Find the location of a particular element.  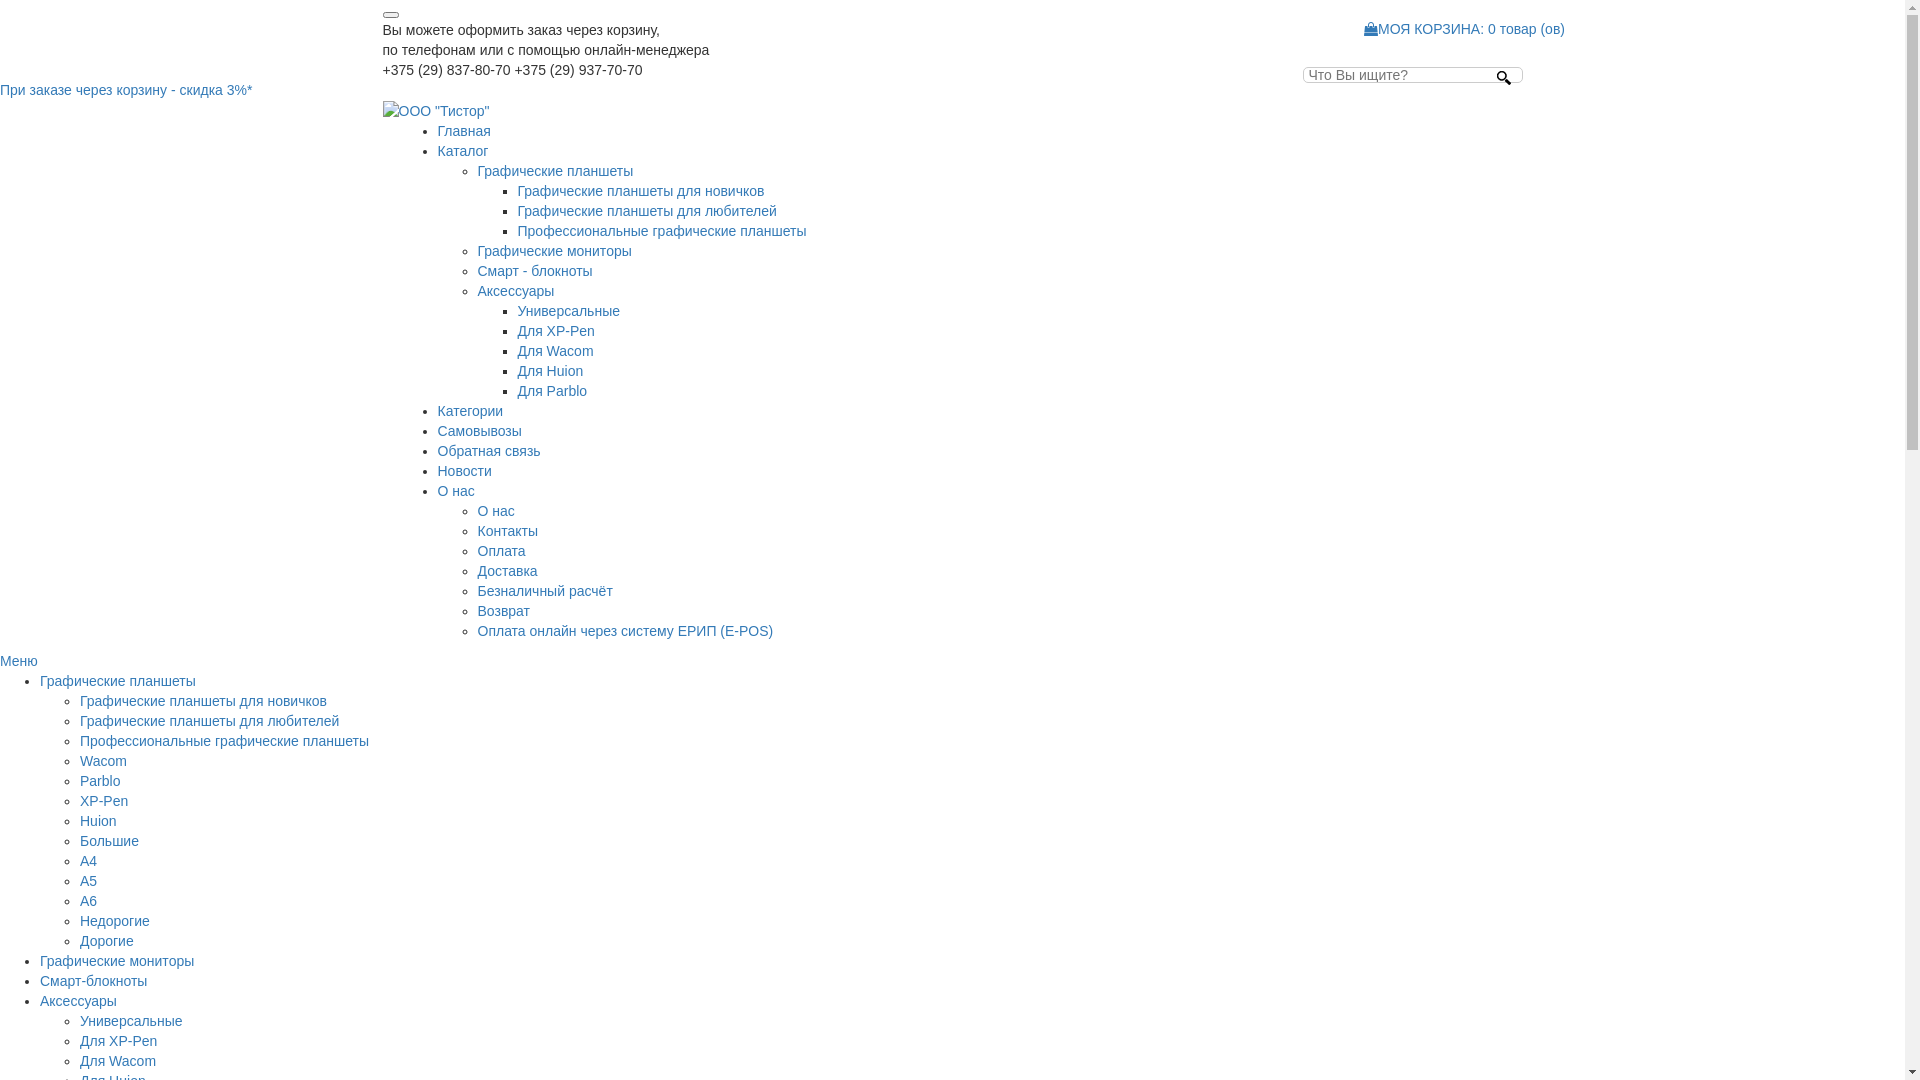

'Wacom' is located at coordinates (102, 760).